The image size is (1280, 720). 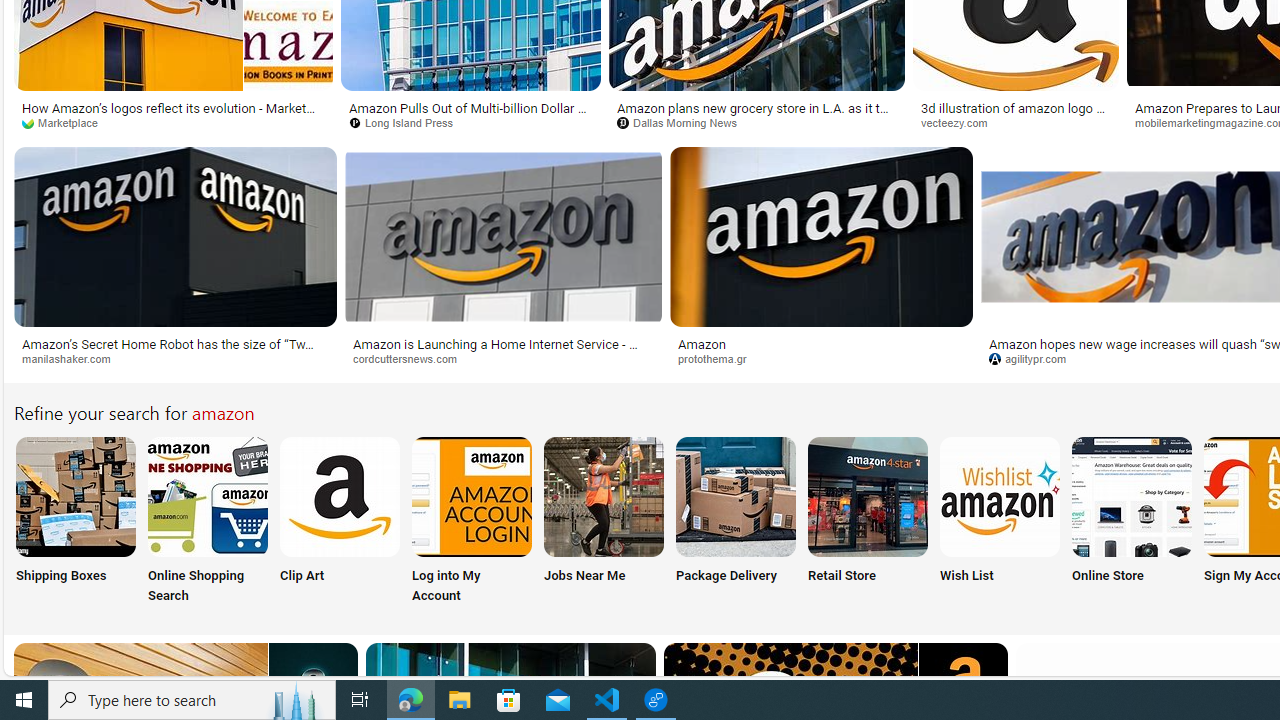 What do you see at coordinates (208, 521) in the screenshot?
I see `'Amazon Online Shopping Search Online Shopping Search'` at bounding box center [208, 521].